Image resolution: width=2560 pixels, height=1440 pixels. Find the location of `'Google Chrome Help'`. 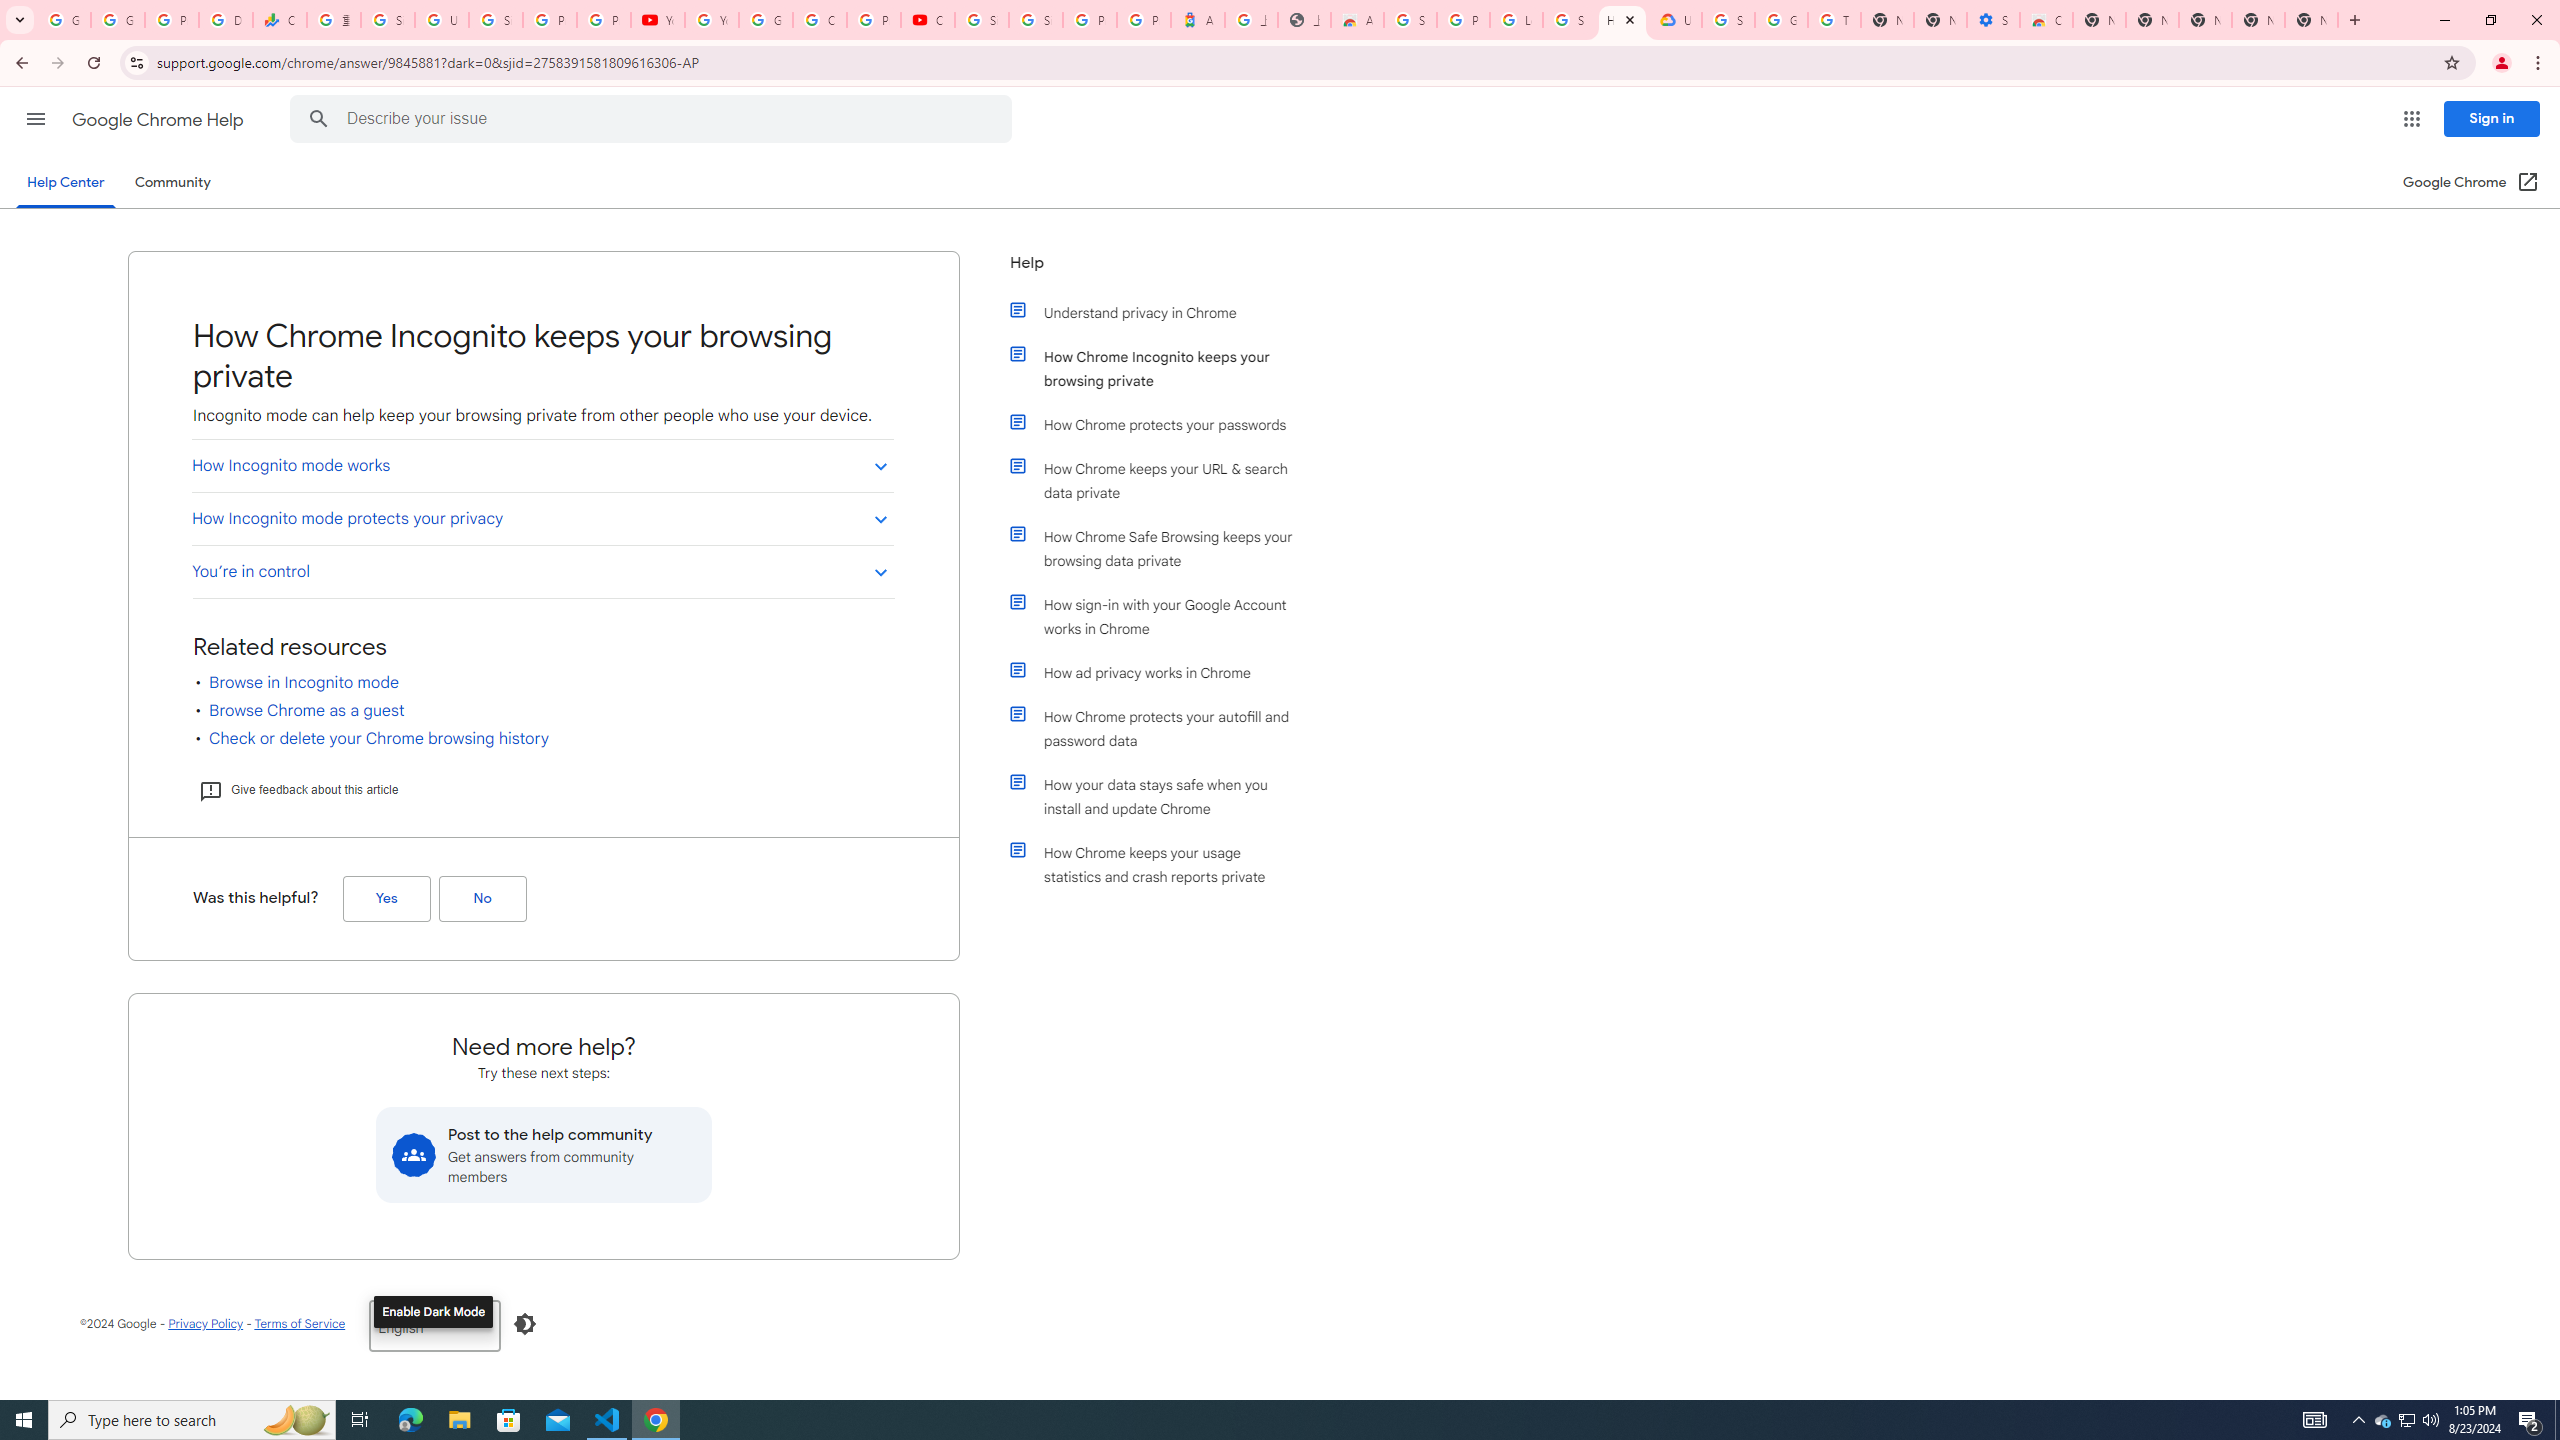

'Google Chrome Help' is located at coordinates (159, 119).